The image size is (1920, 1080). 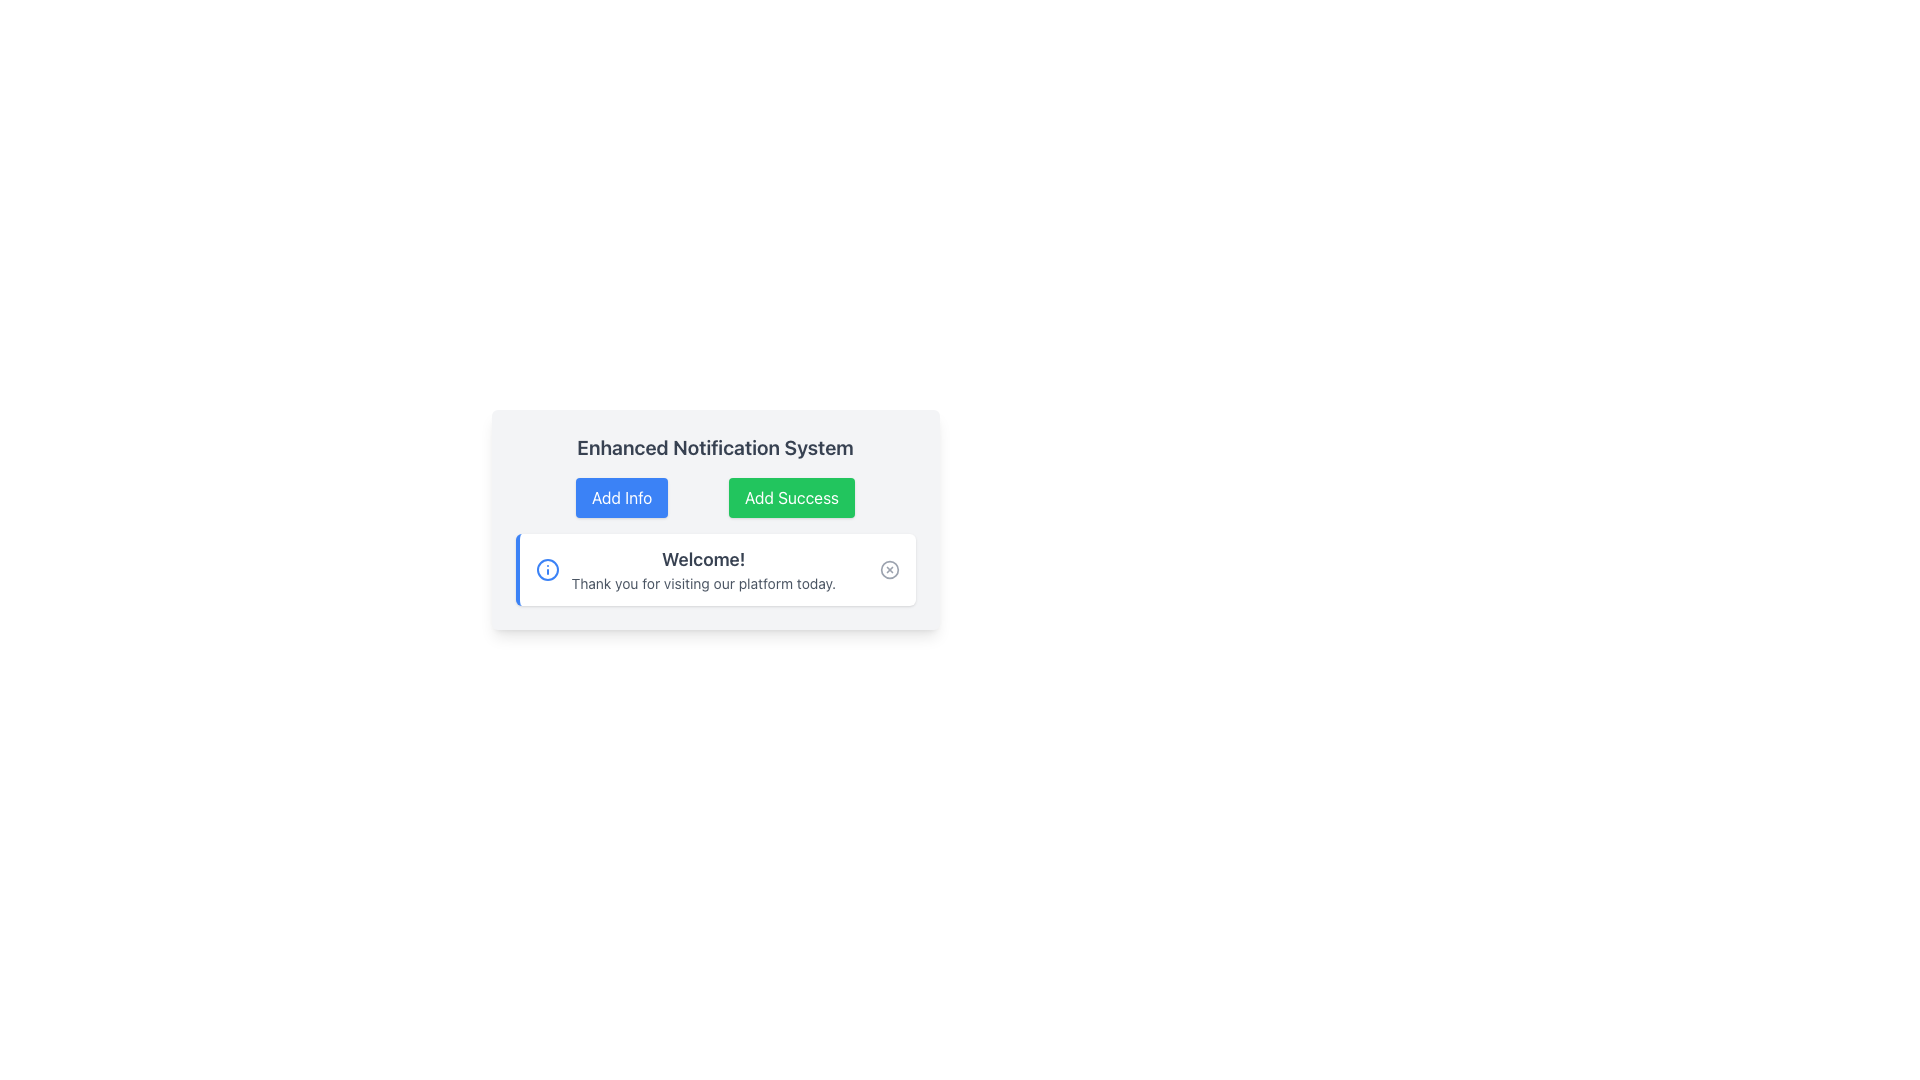 I want to click on the 'Welcome!' area in the light gray card titled 'Enhanced Notification System', so click(x=715, y=519).